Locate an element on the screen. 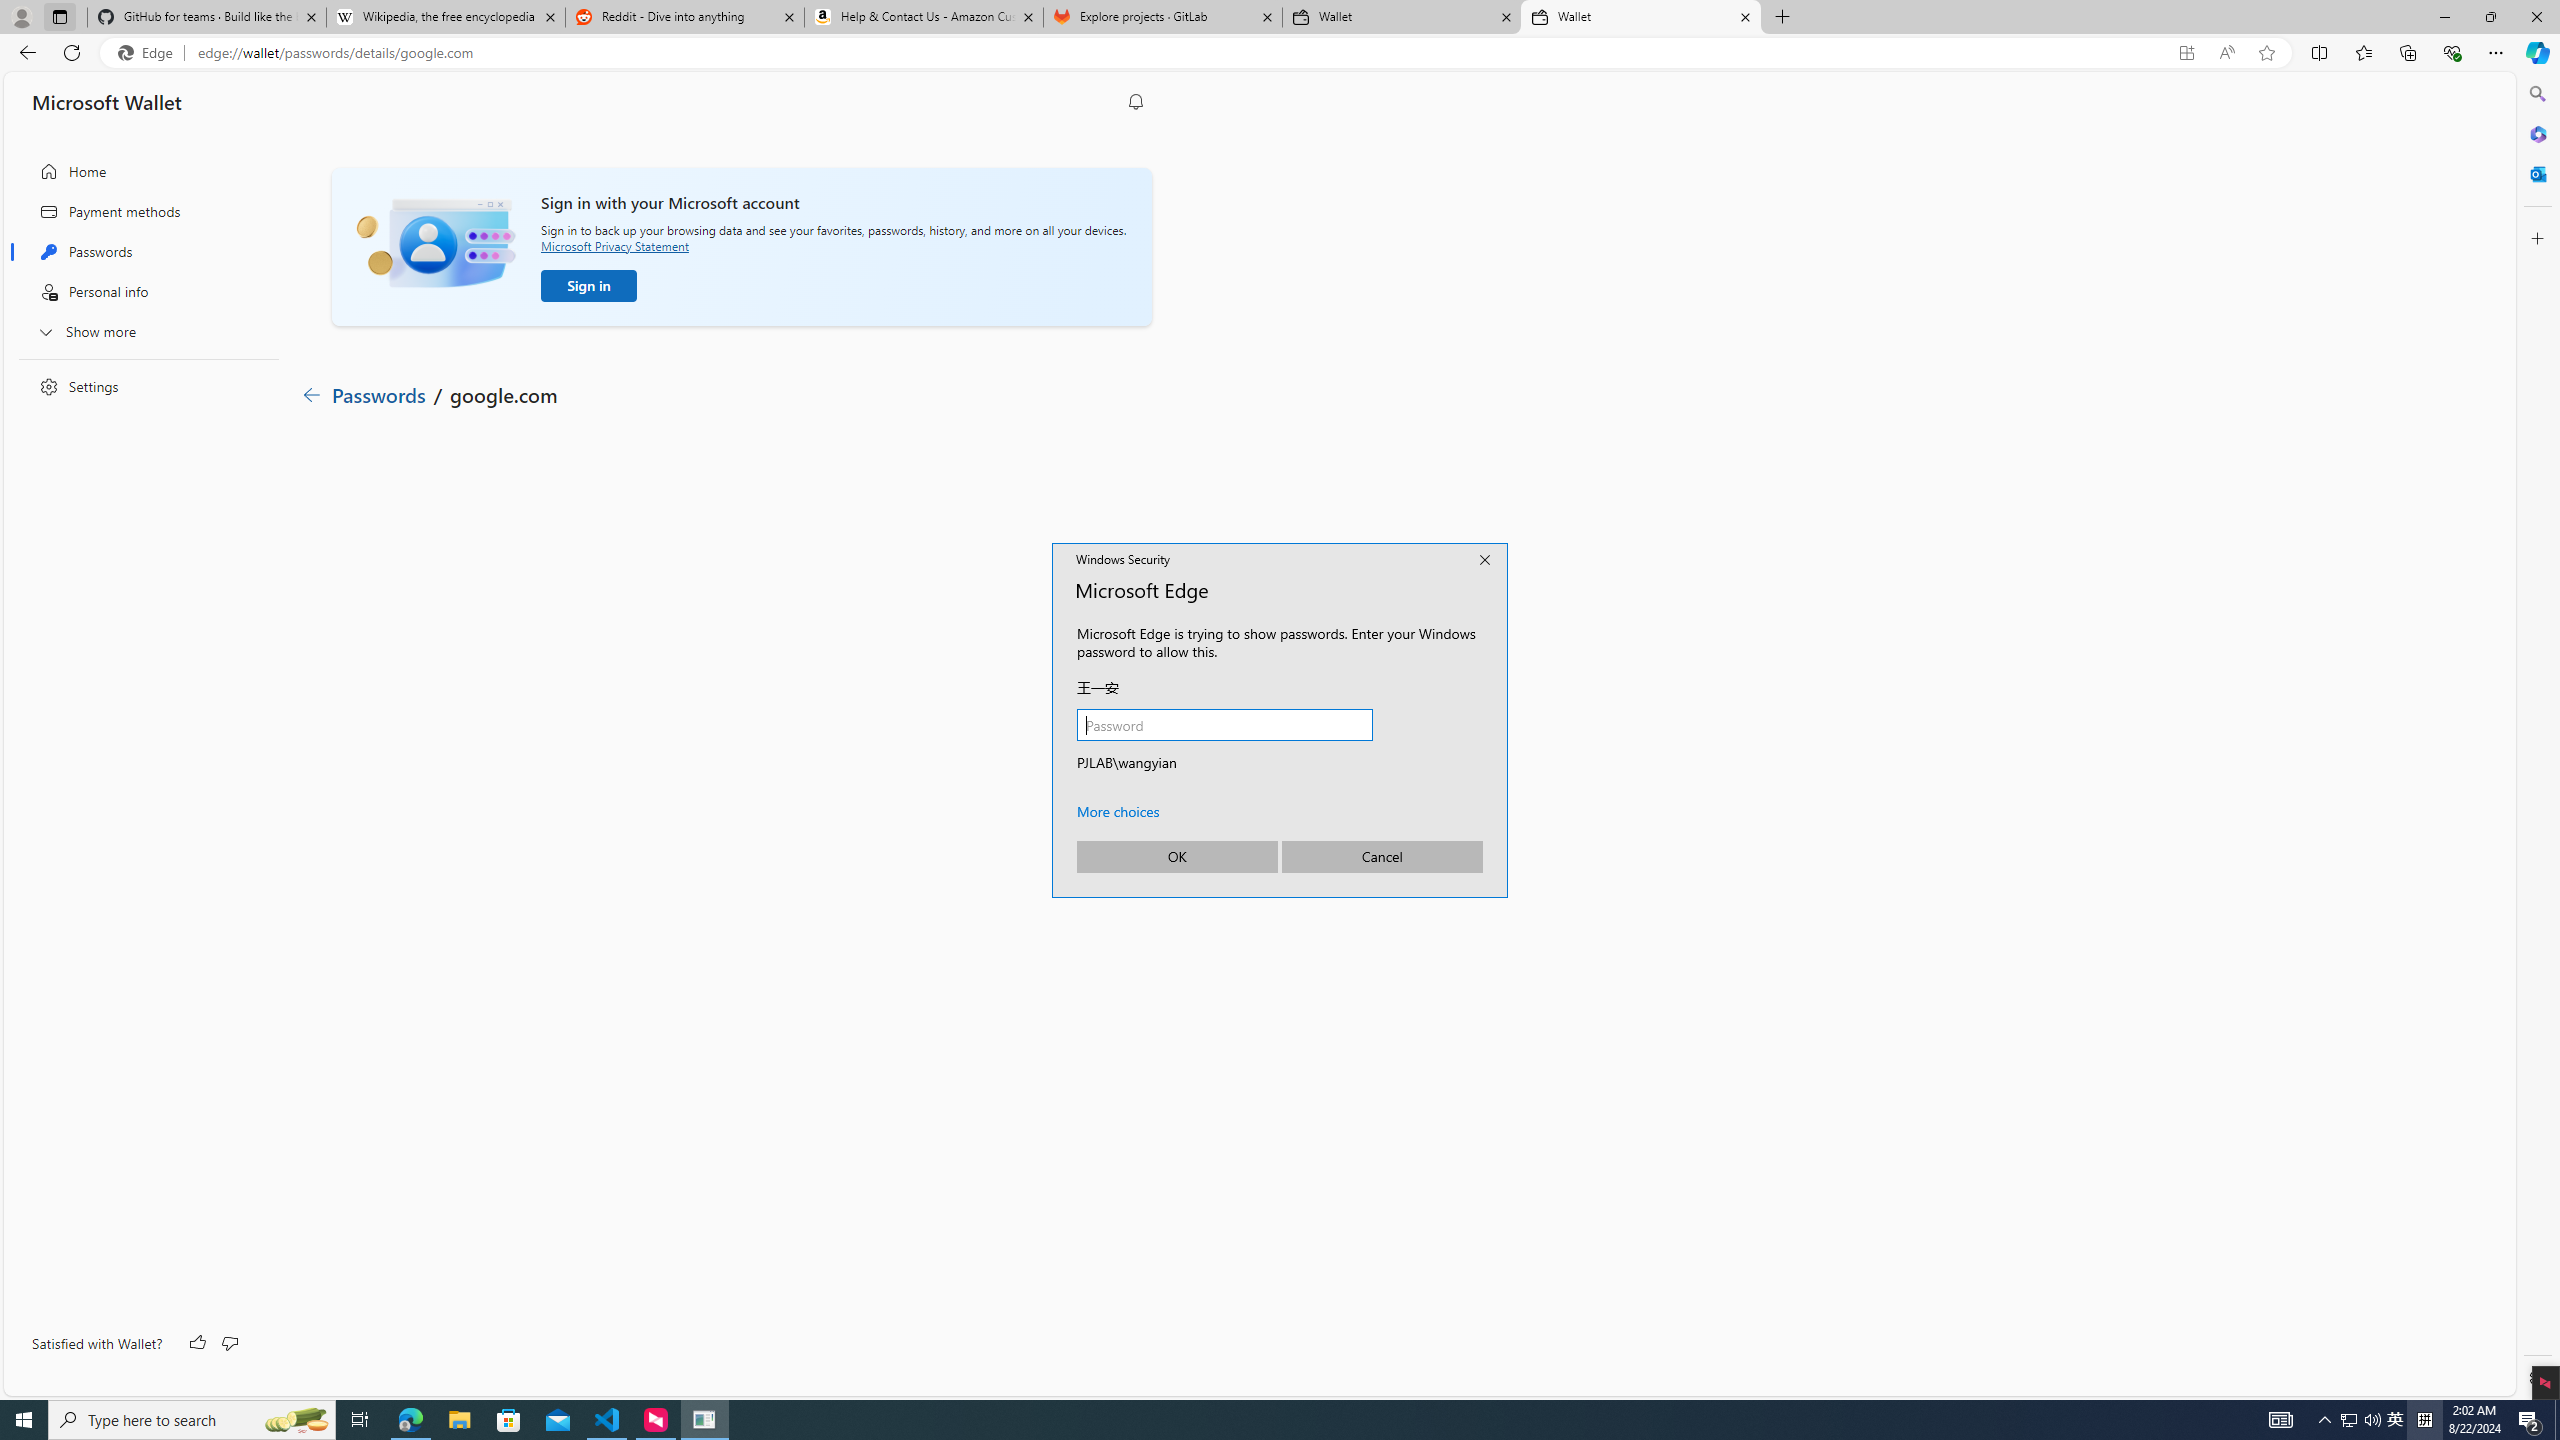  'Microsoft Privacy Statement' is located at coordinates (613, 245).